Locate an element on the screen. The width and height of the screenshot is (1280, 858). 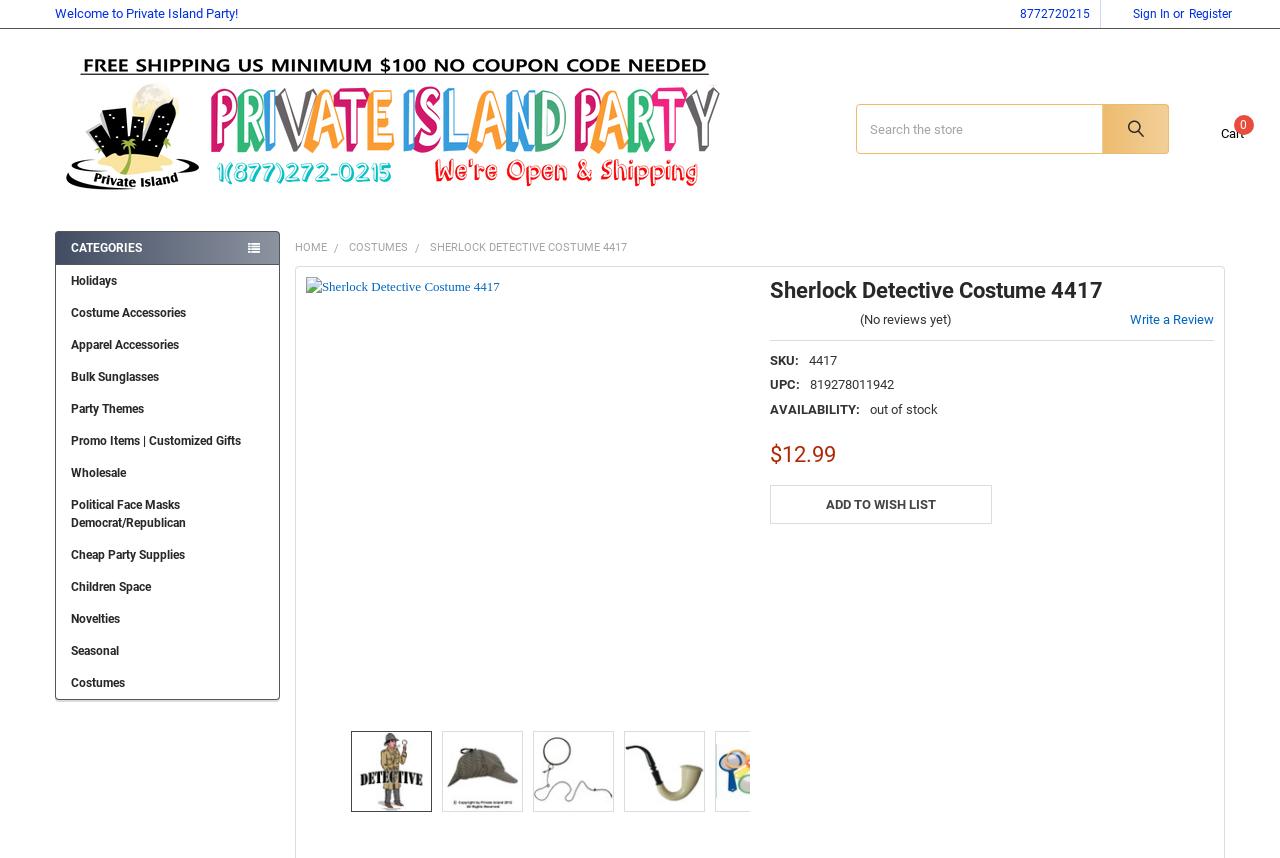
'0' is located at coordinates (1223, 133).